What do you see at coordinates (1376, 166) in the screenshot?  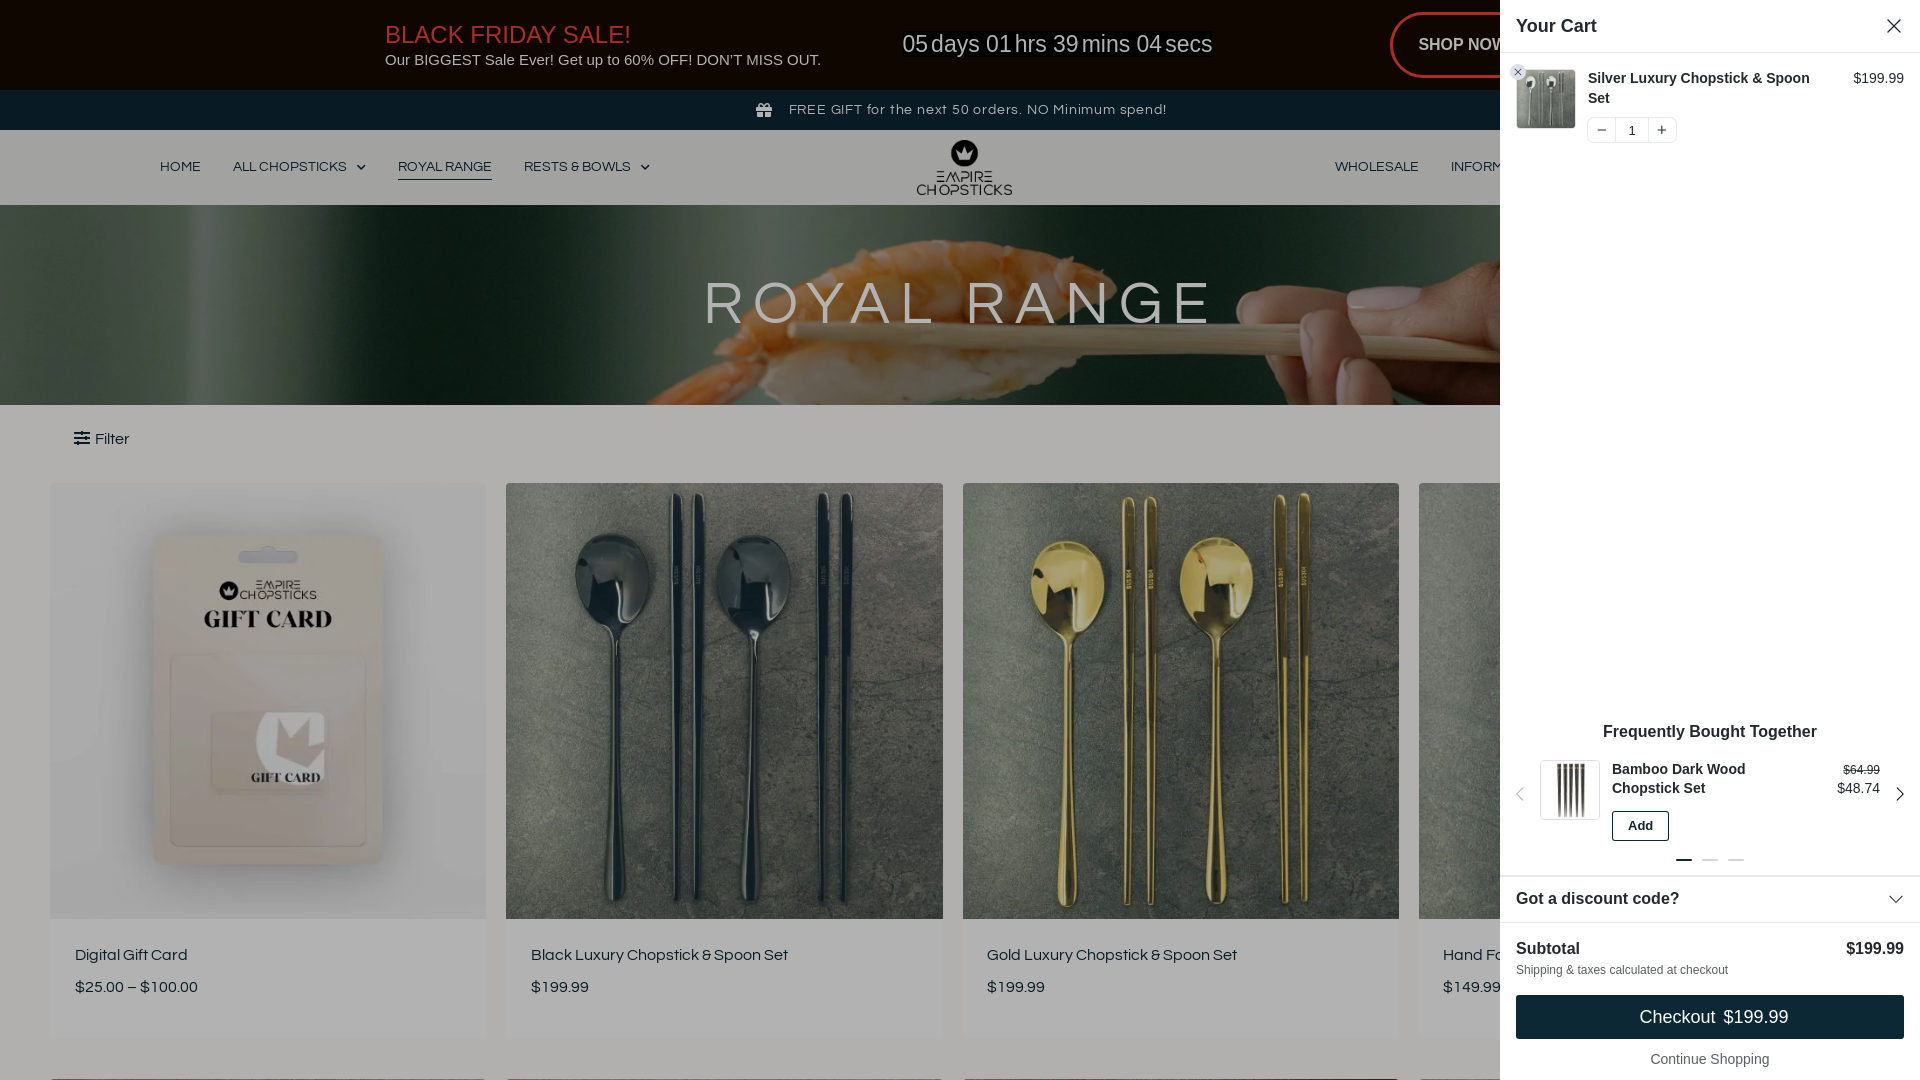 I see `'WHOLESALE'` at bounding box center [1376, 166].